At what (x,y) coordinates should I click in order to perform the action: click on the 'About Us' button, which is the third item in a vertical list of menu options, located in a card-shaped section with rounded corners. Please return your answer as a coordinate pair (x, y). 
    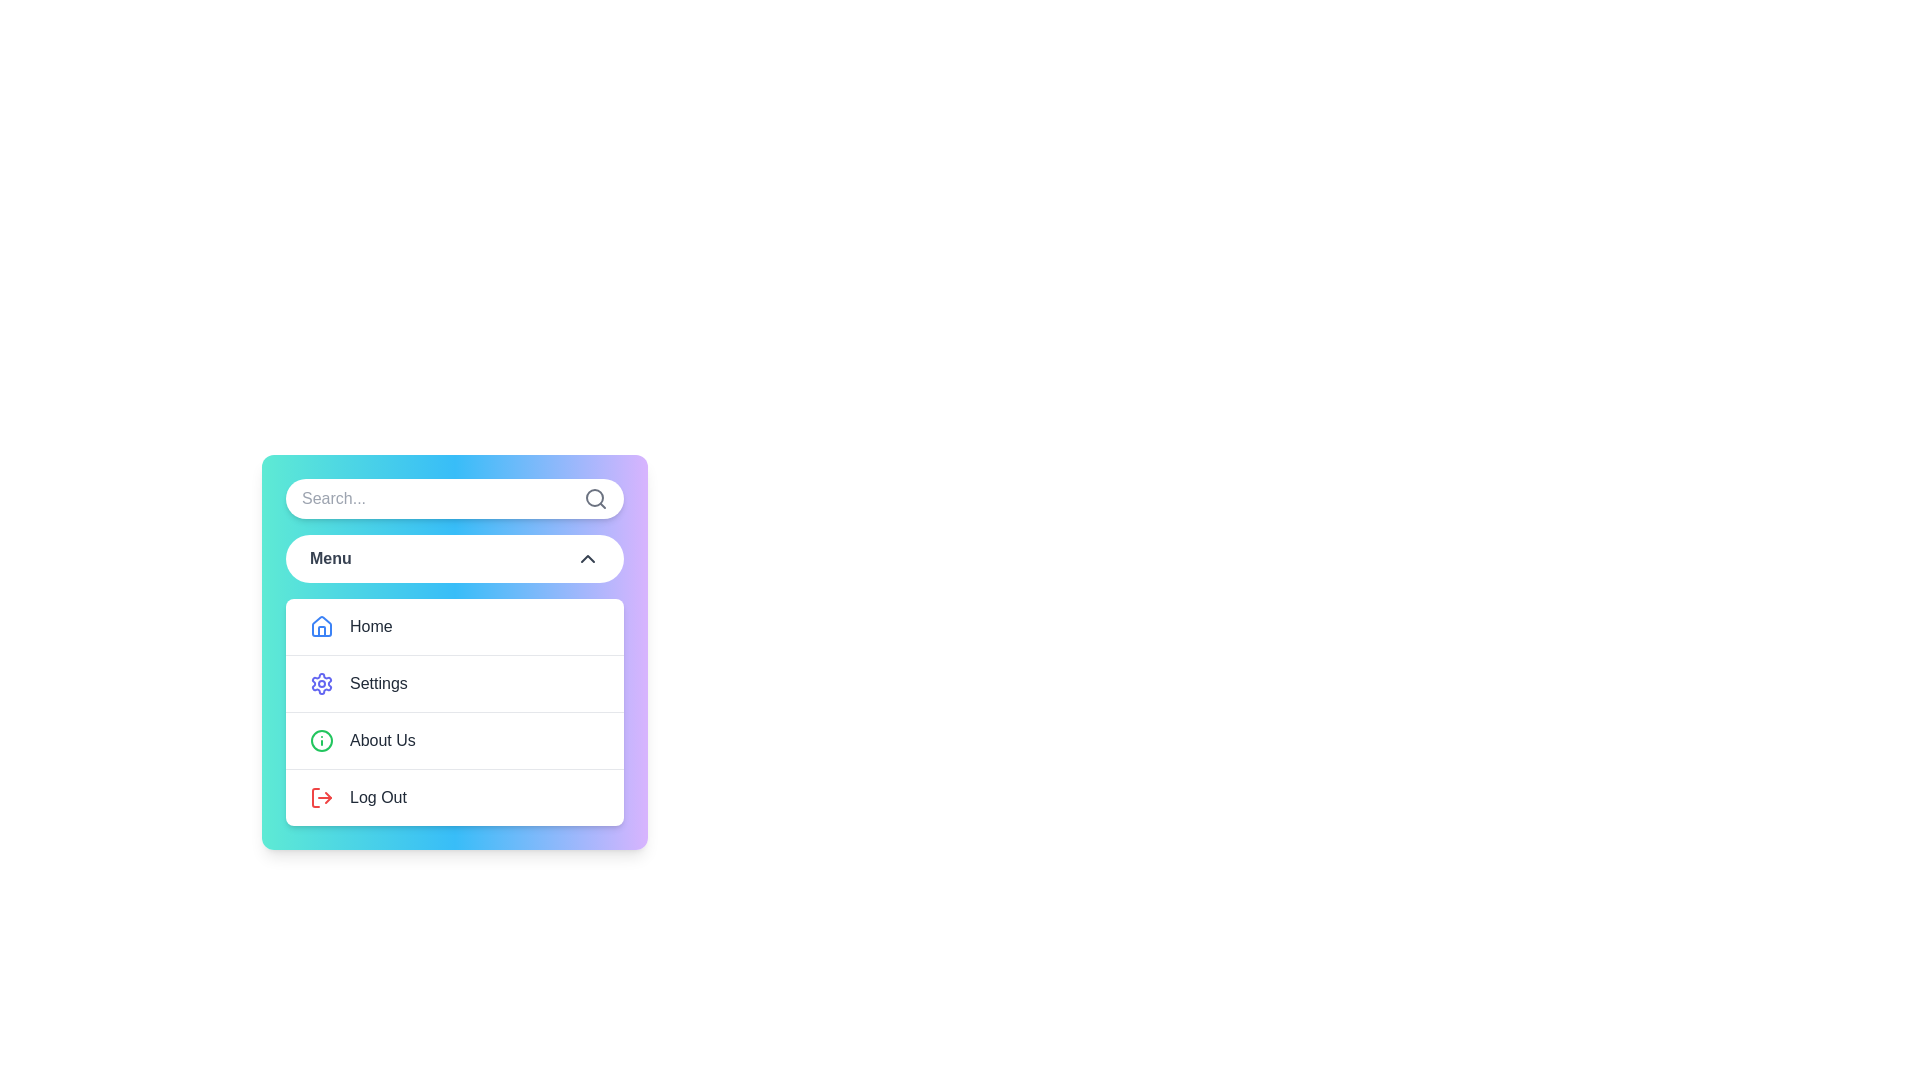
    Looking at the image, I should click on (454, 740).